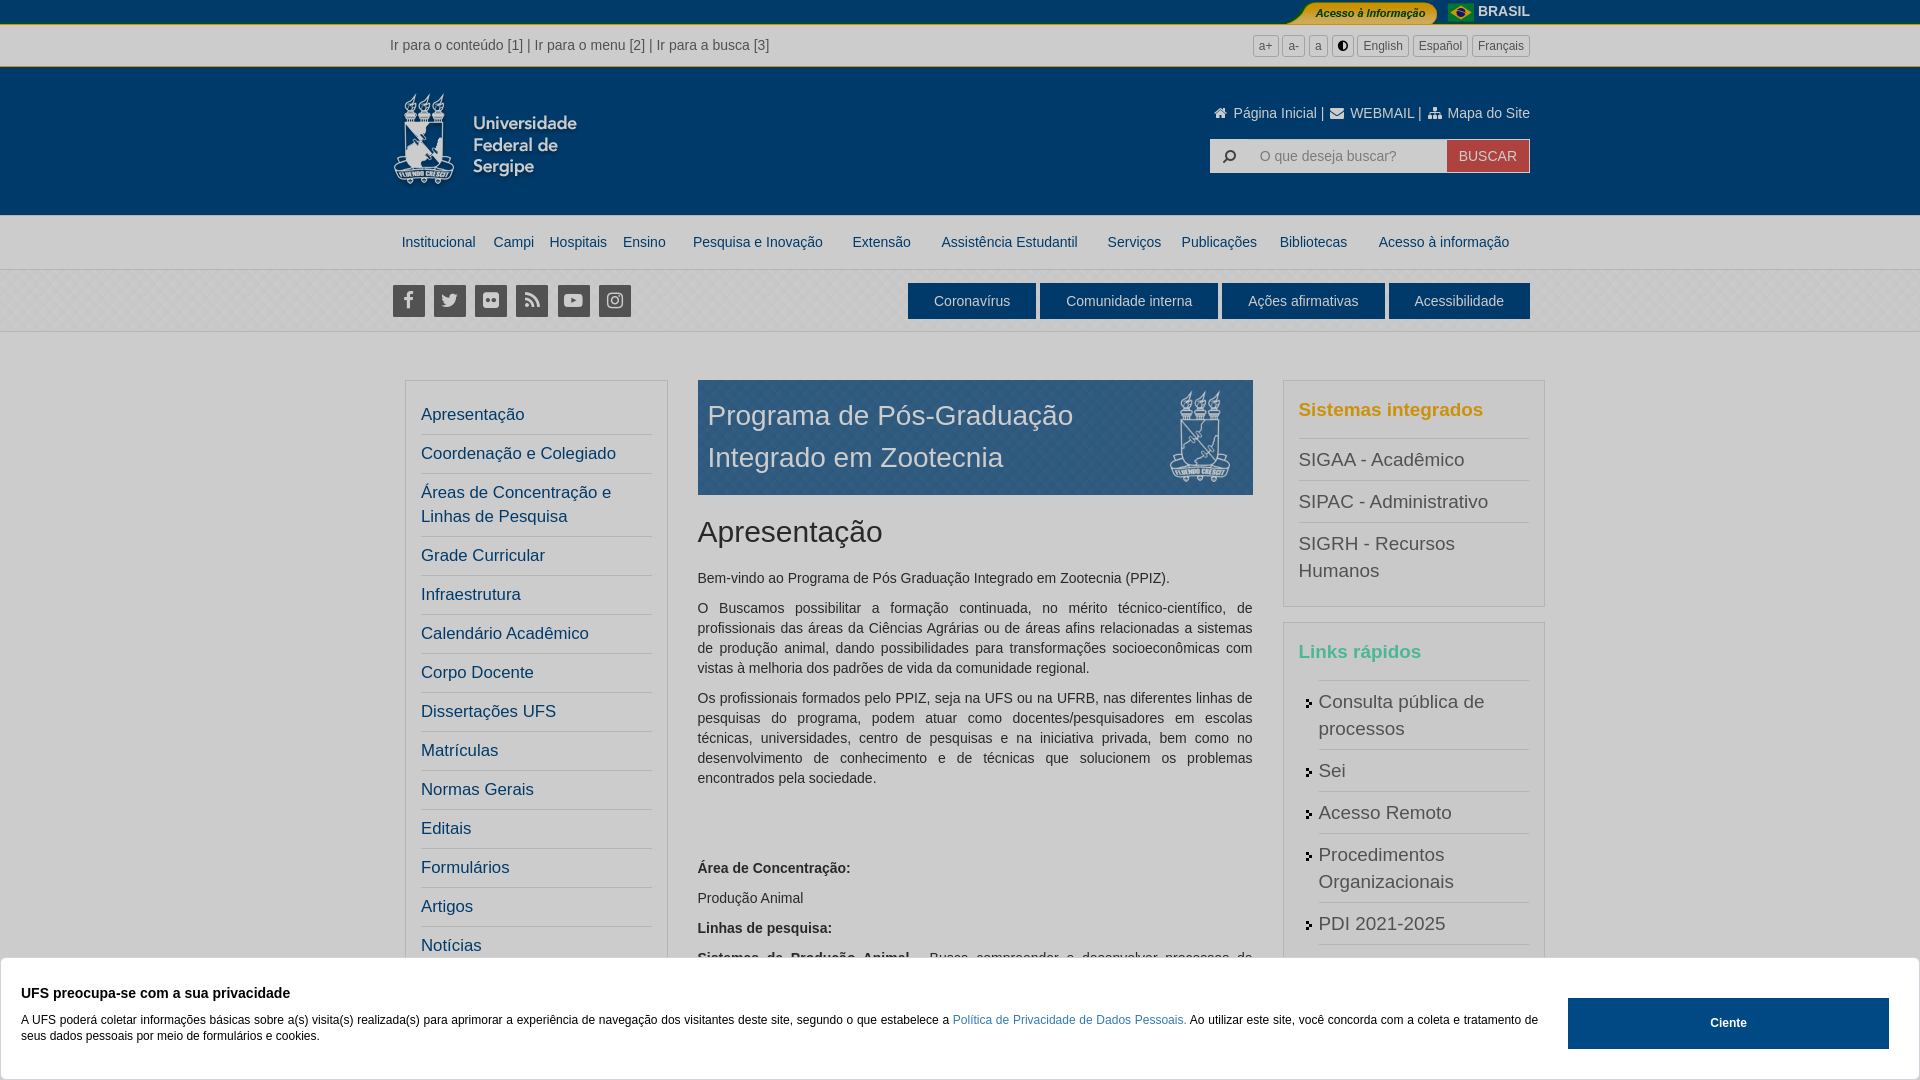 The image size is (1920, 1080). I want to click on 'Normas Gerais', so click(476, 789).